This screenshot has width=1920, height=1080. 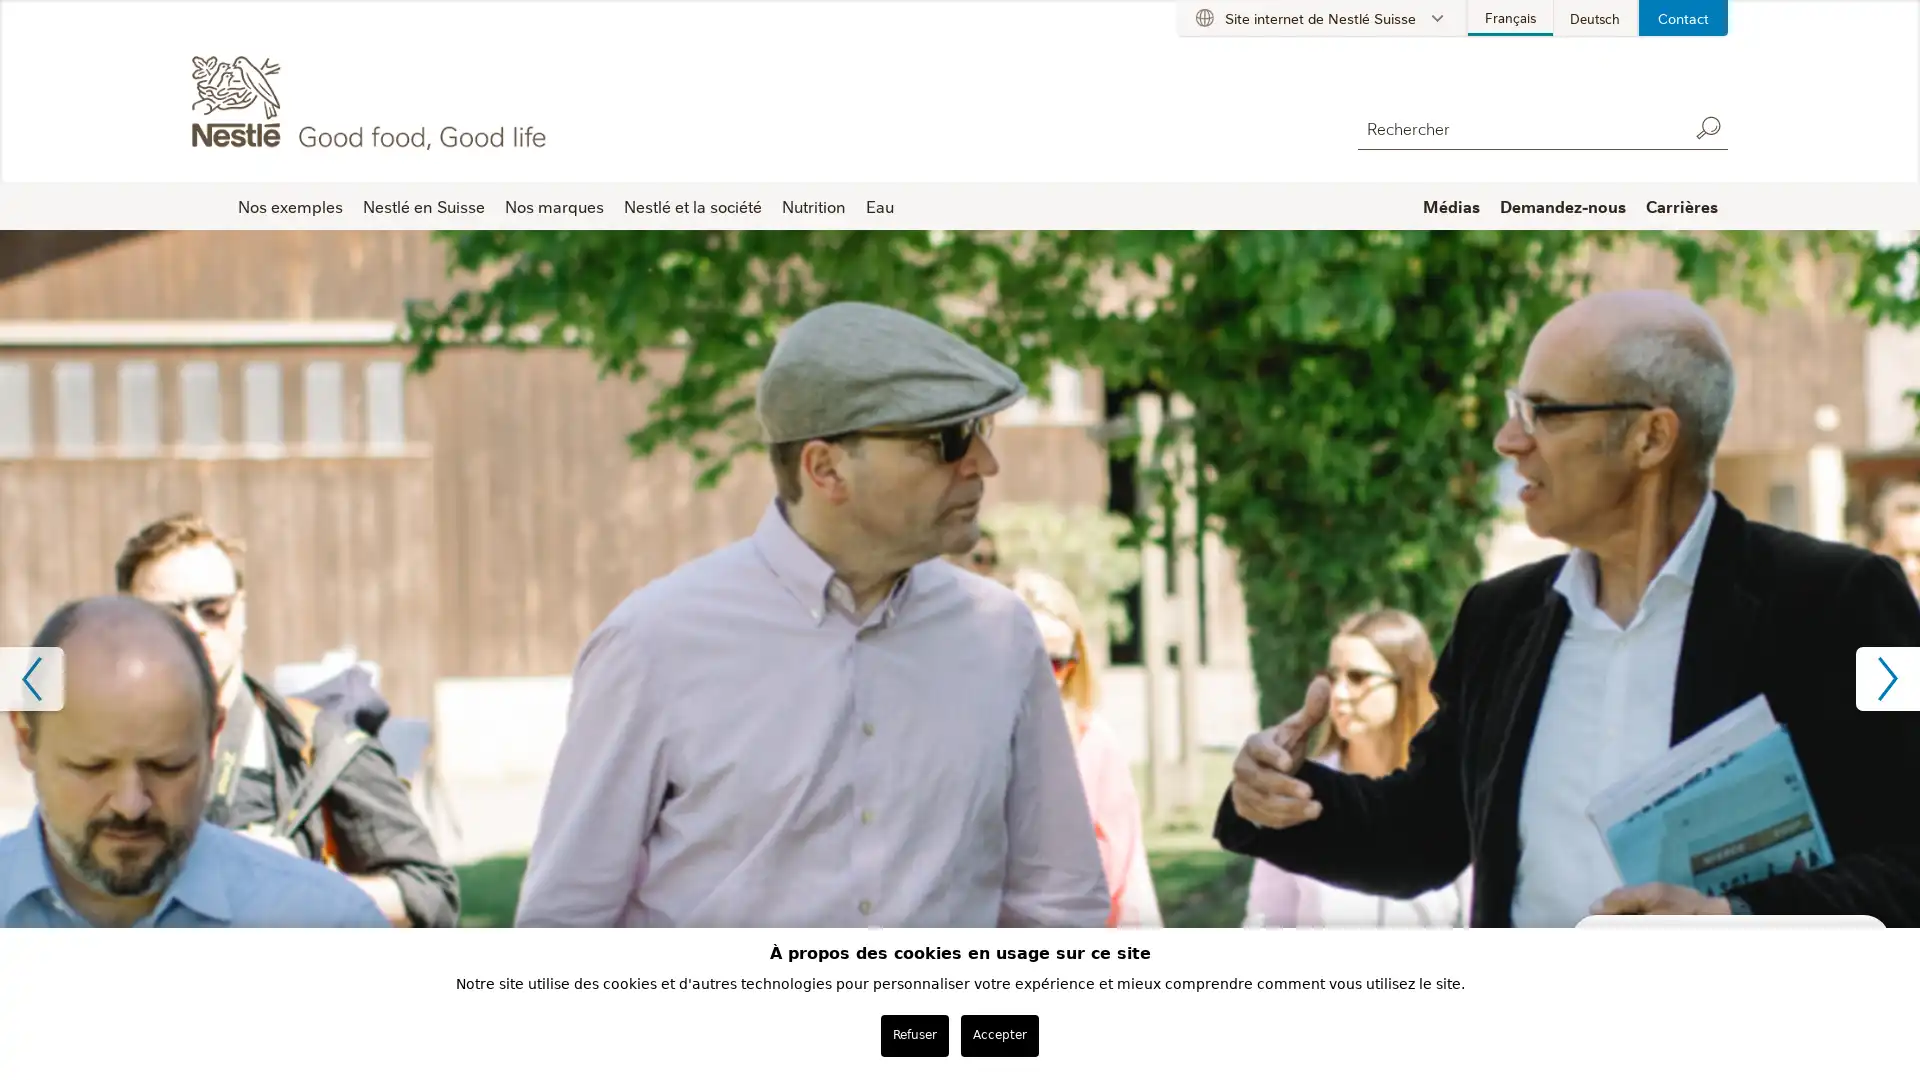 I want to click on Accept, so click(x=998, y=1034).